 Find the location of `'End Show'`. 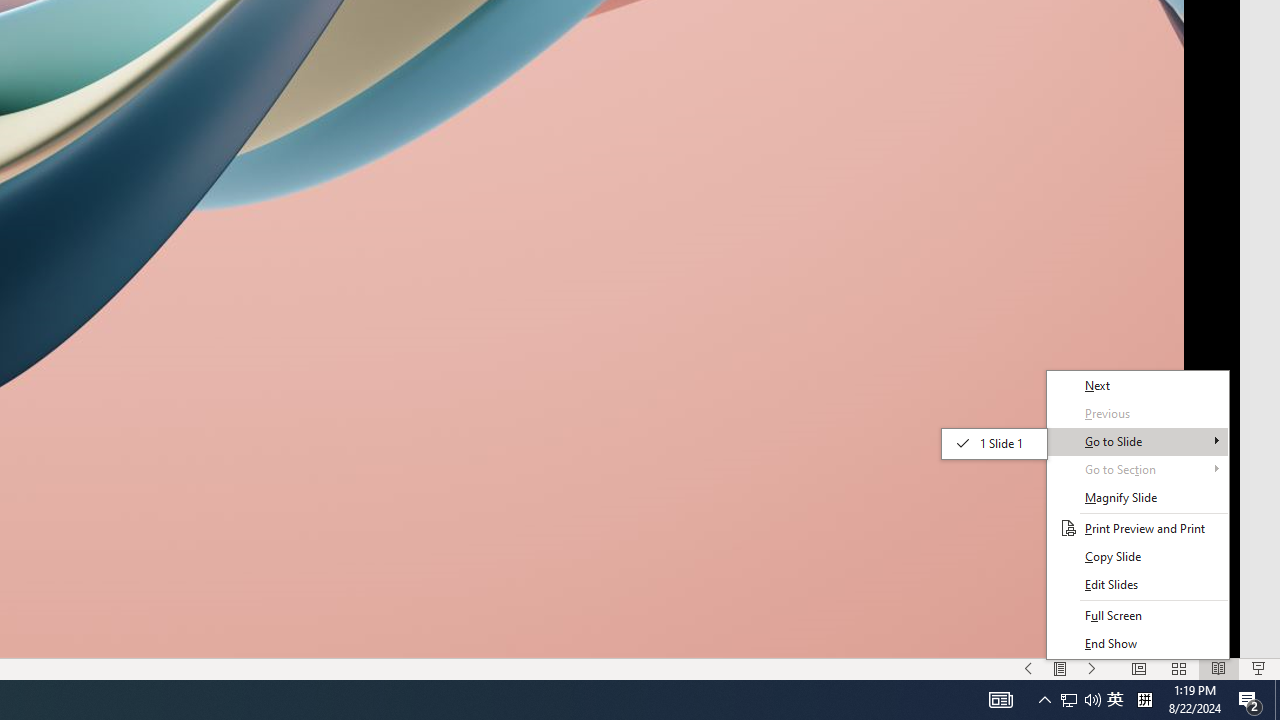

'End Show' is located at coordinates (1137, 644).